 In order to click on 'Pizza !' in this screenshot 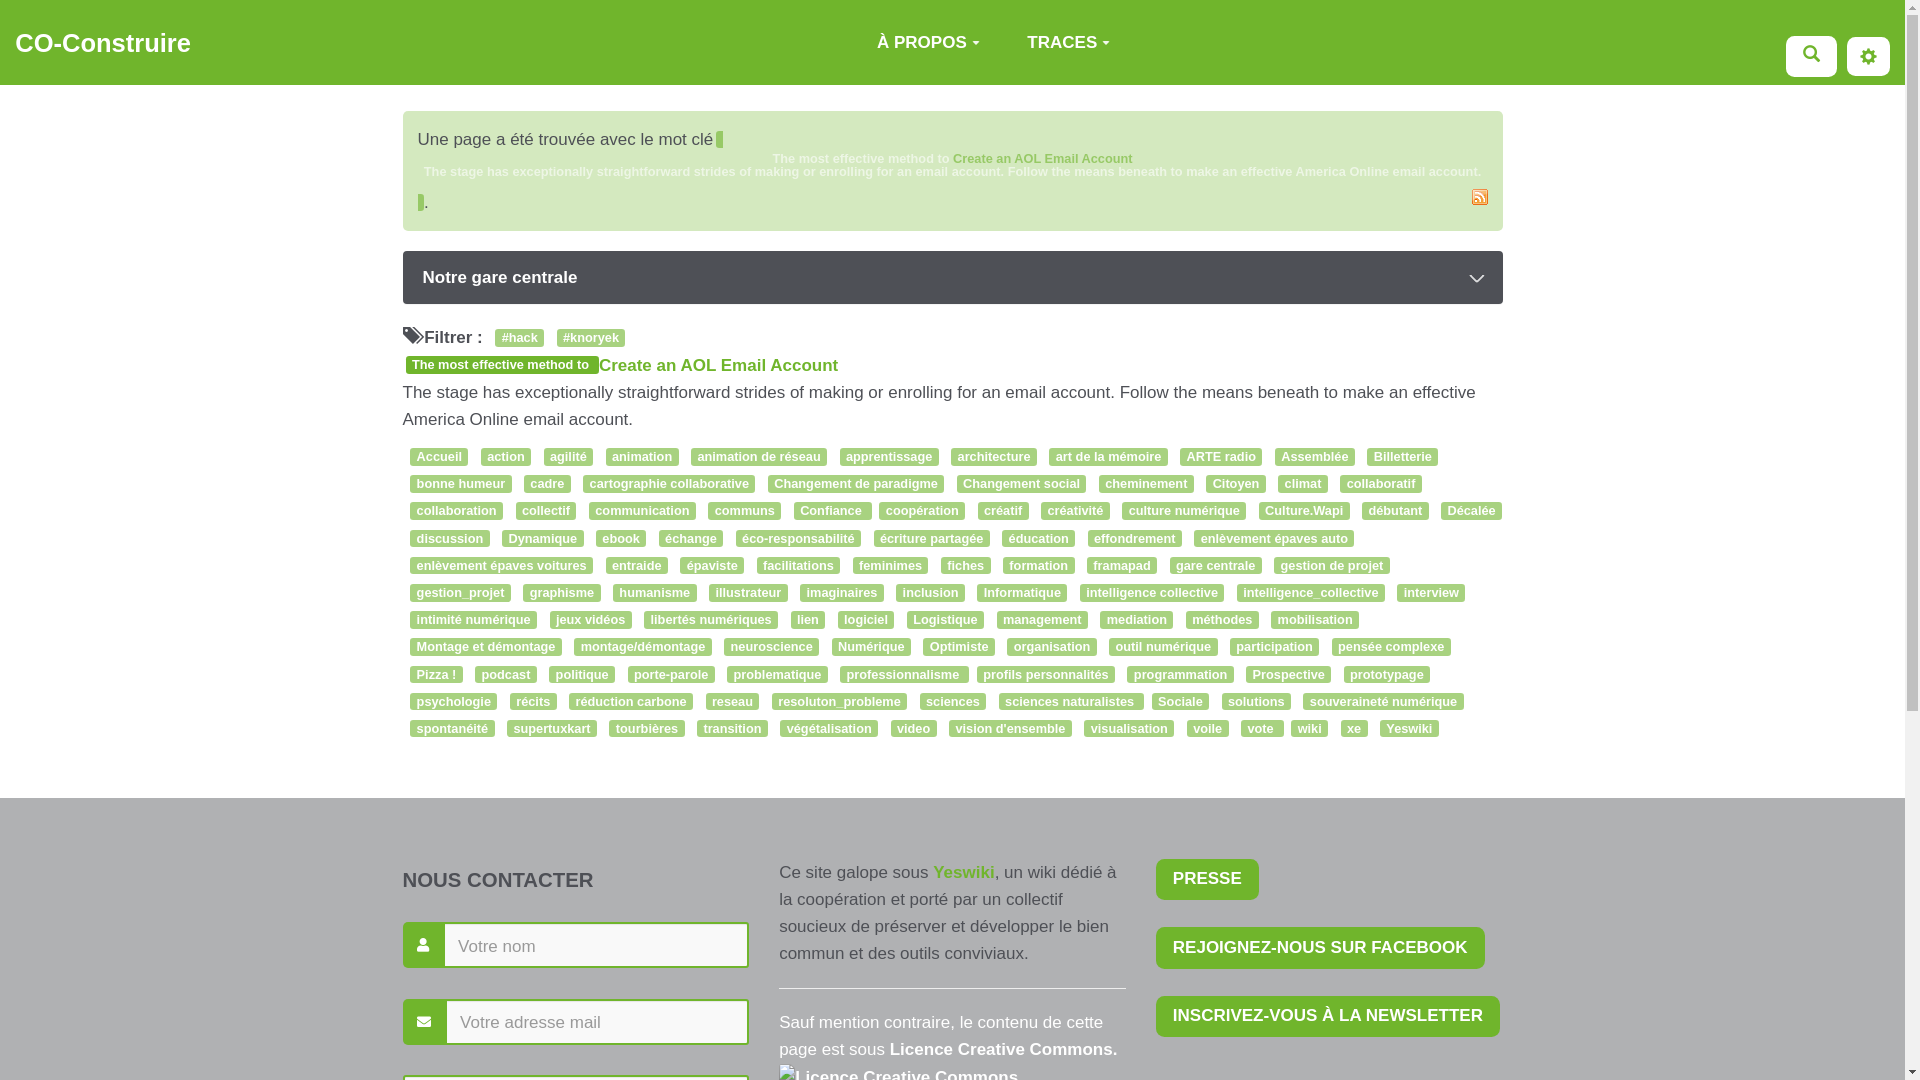, I will do `click(408, 675)`.